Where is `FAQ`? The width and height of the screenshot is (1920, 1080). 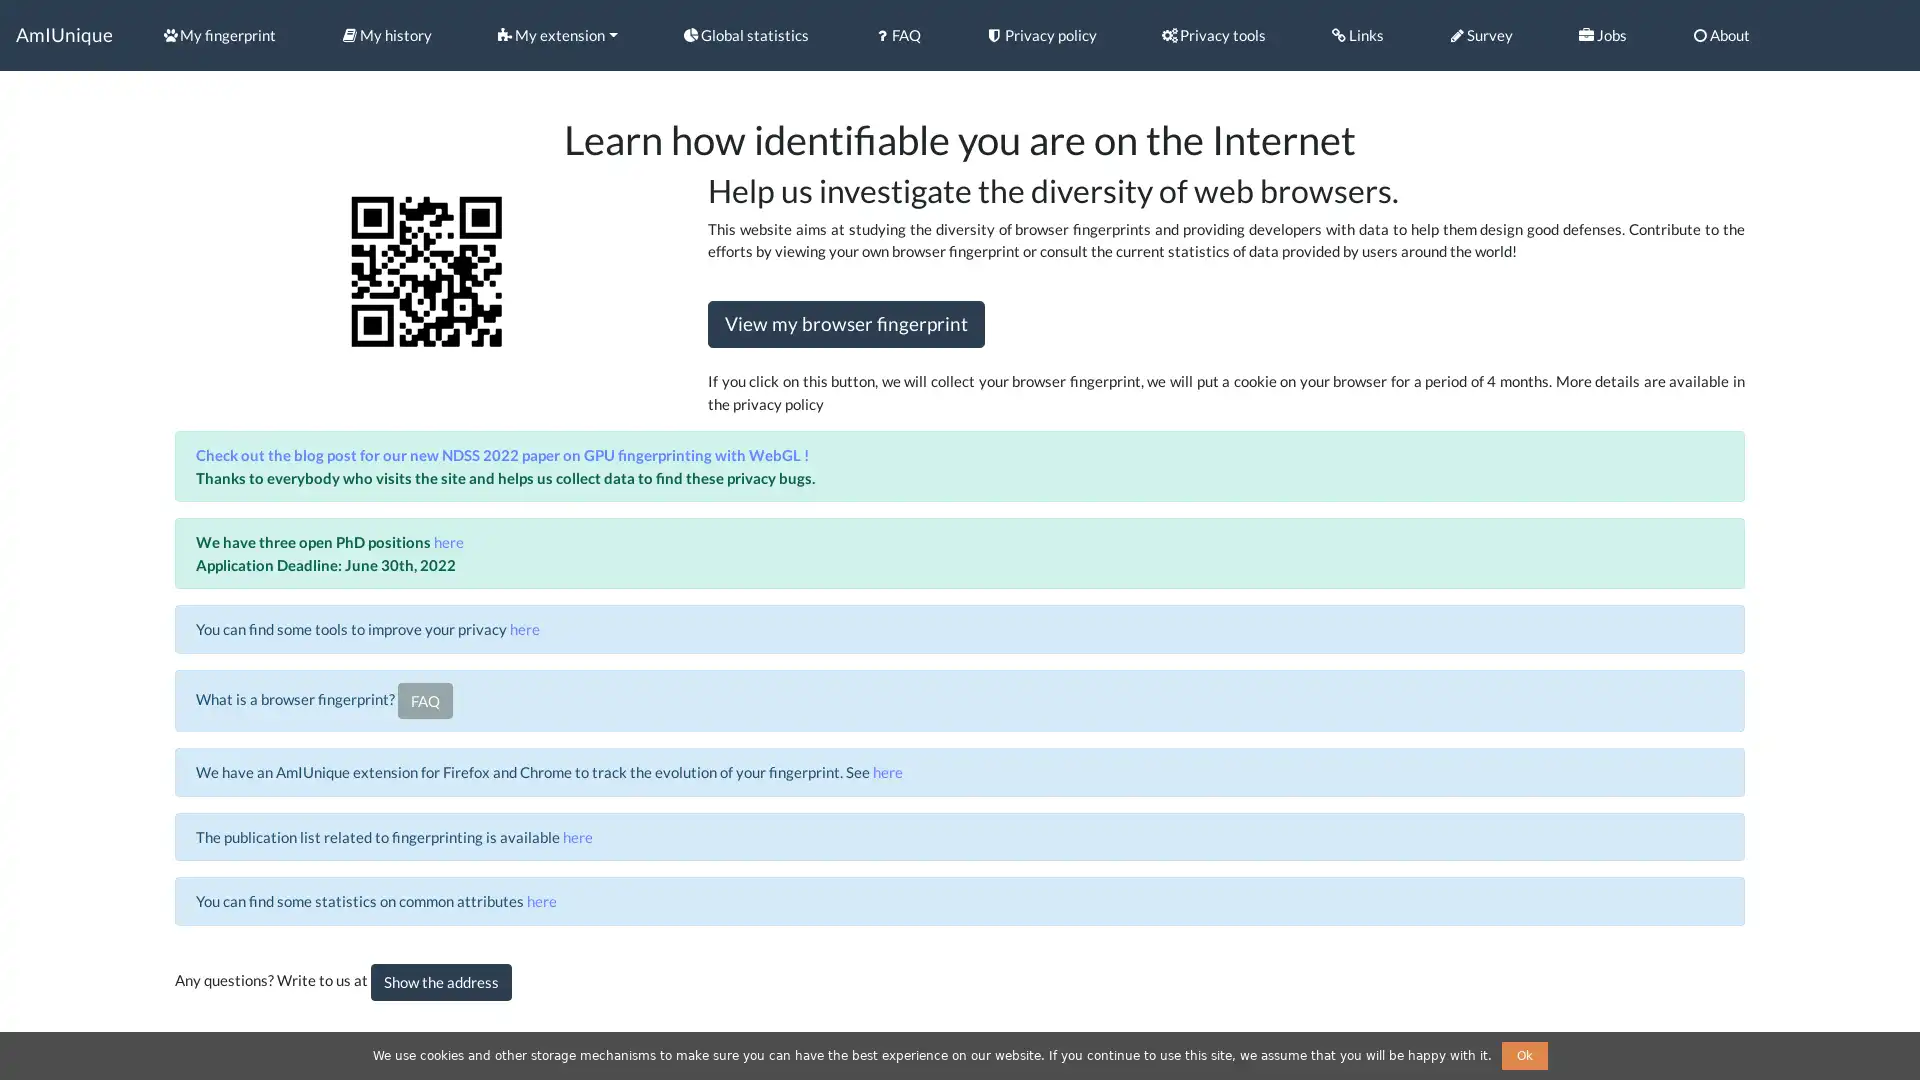 FAQ is located at coordinates (423, 699).